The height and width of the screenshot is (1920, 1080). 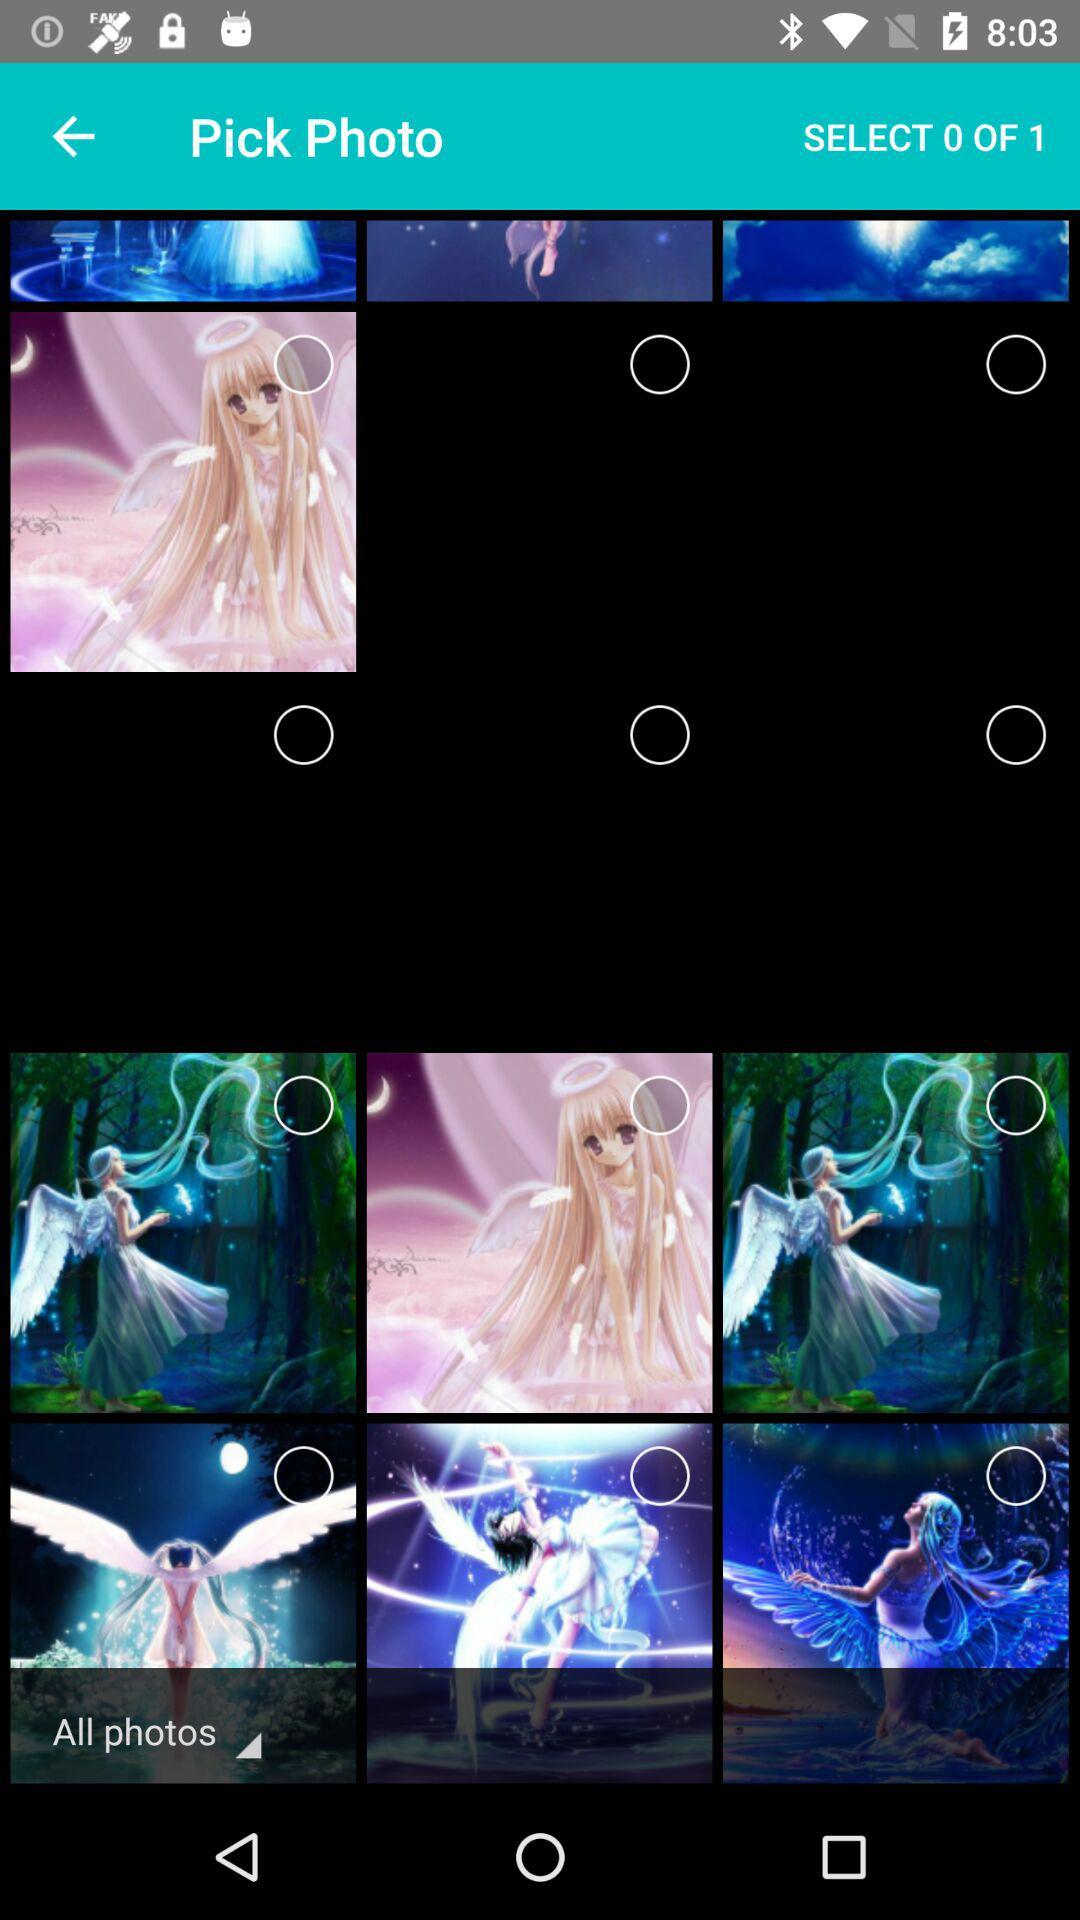 I want to click on advertisement, so click(x=659, y=1104).